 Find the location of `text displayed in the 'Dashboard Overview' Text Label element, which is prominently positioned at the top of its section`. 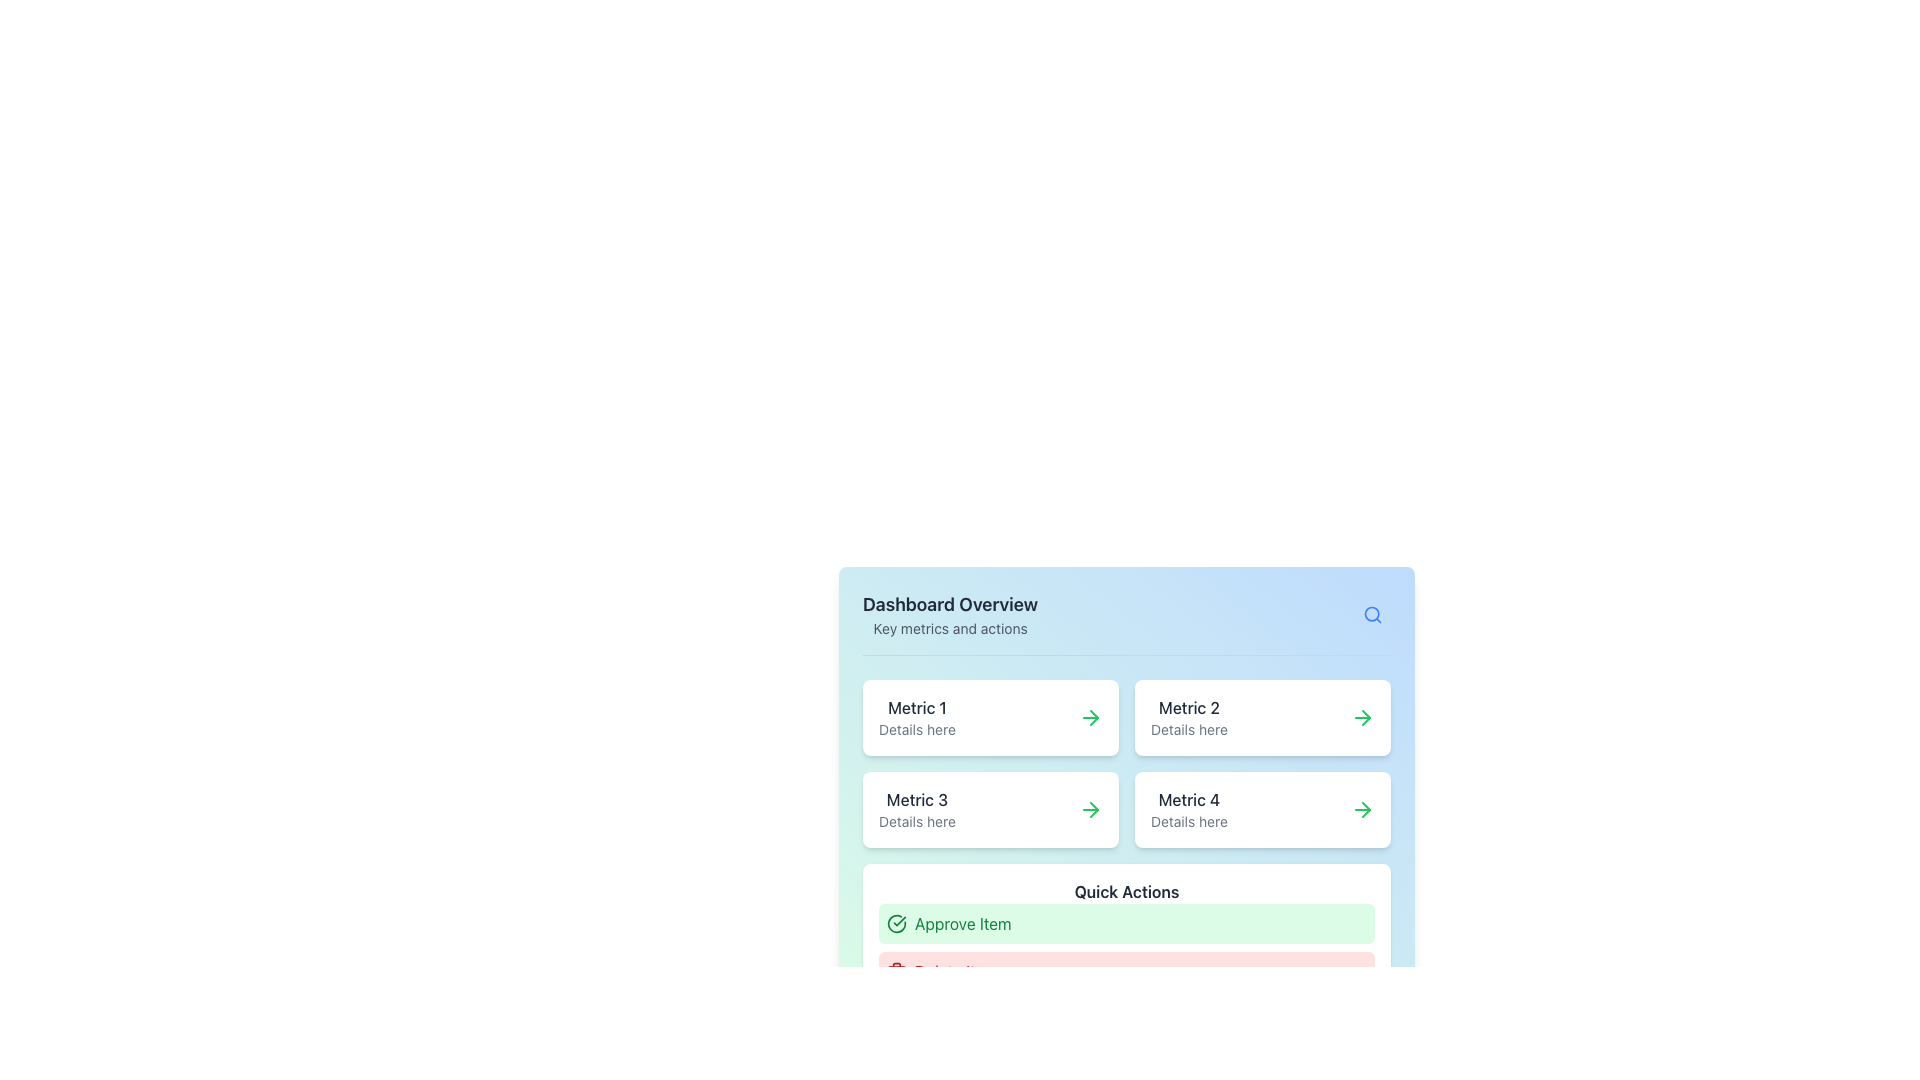

text displayed in the 'Dashboard Overview' Text Label element, which is prominently positioned at the top of its section is located at coordinates (949, 604).